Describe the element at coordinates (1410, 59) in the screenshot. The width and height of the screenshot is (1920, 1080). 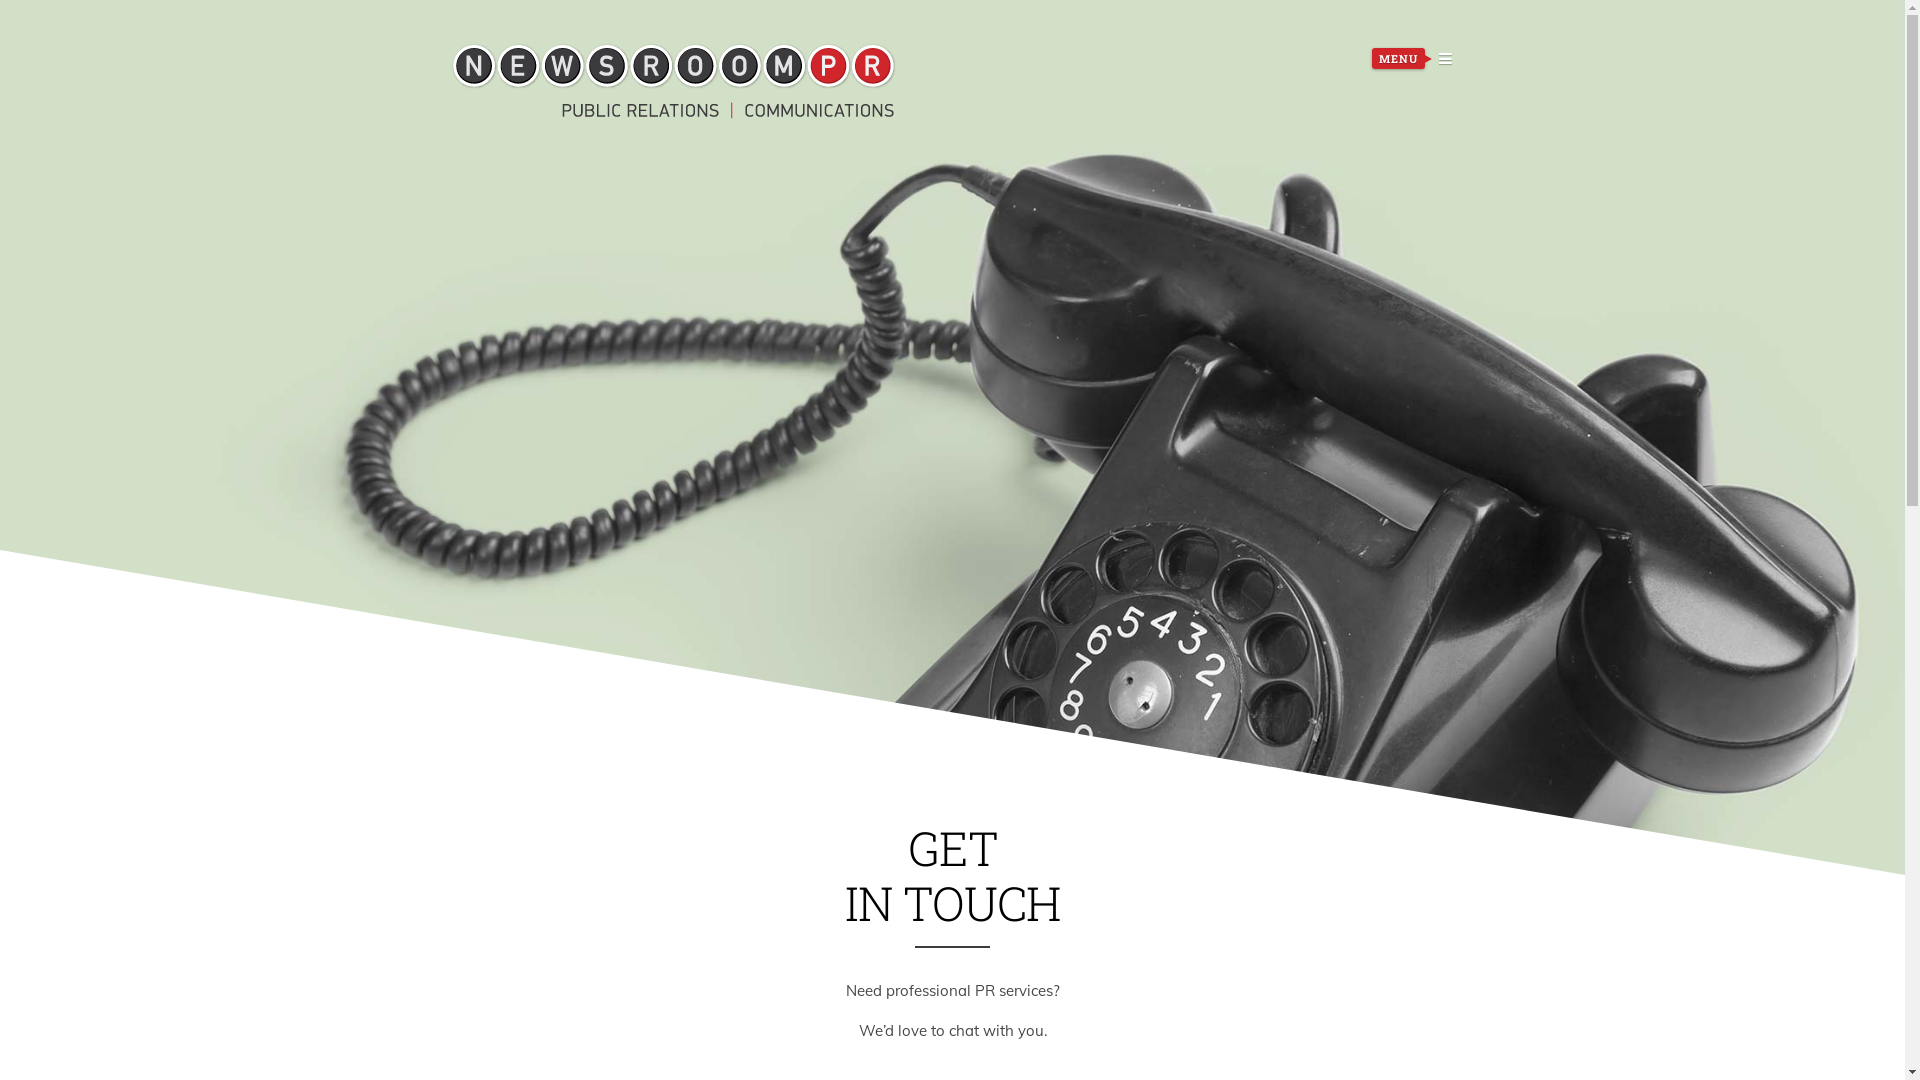
I see `'MENU'` at that location.